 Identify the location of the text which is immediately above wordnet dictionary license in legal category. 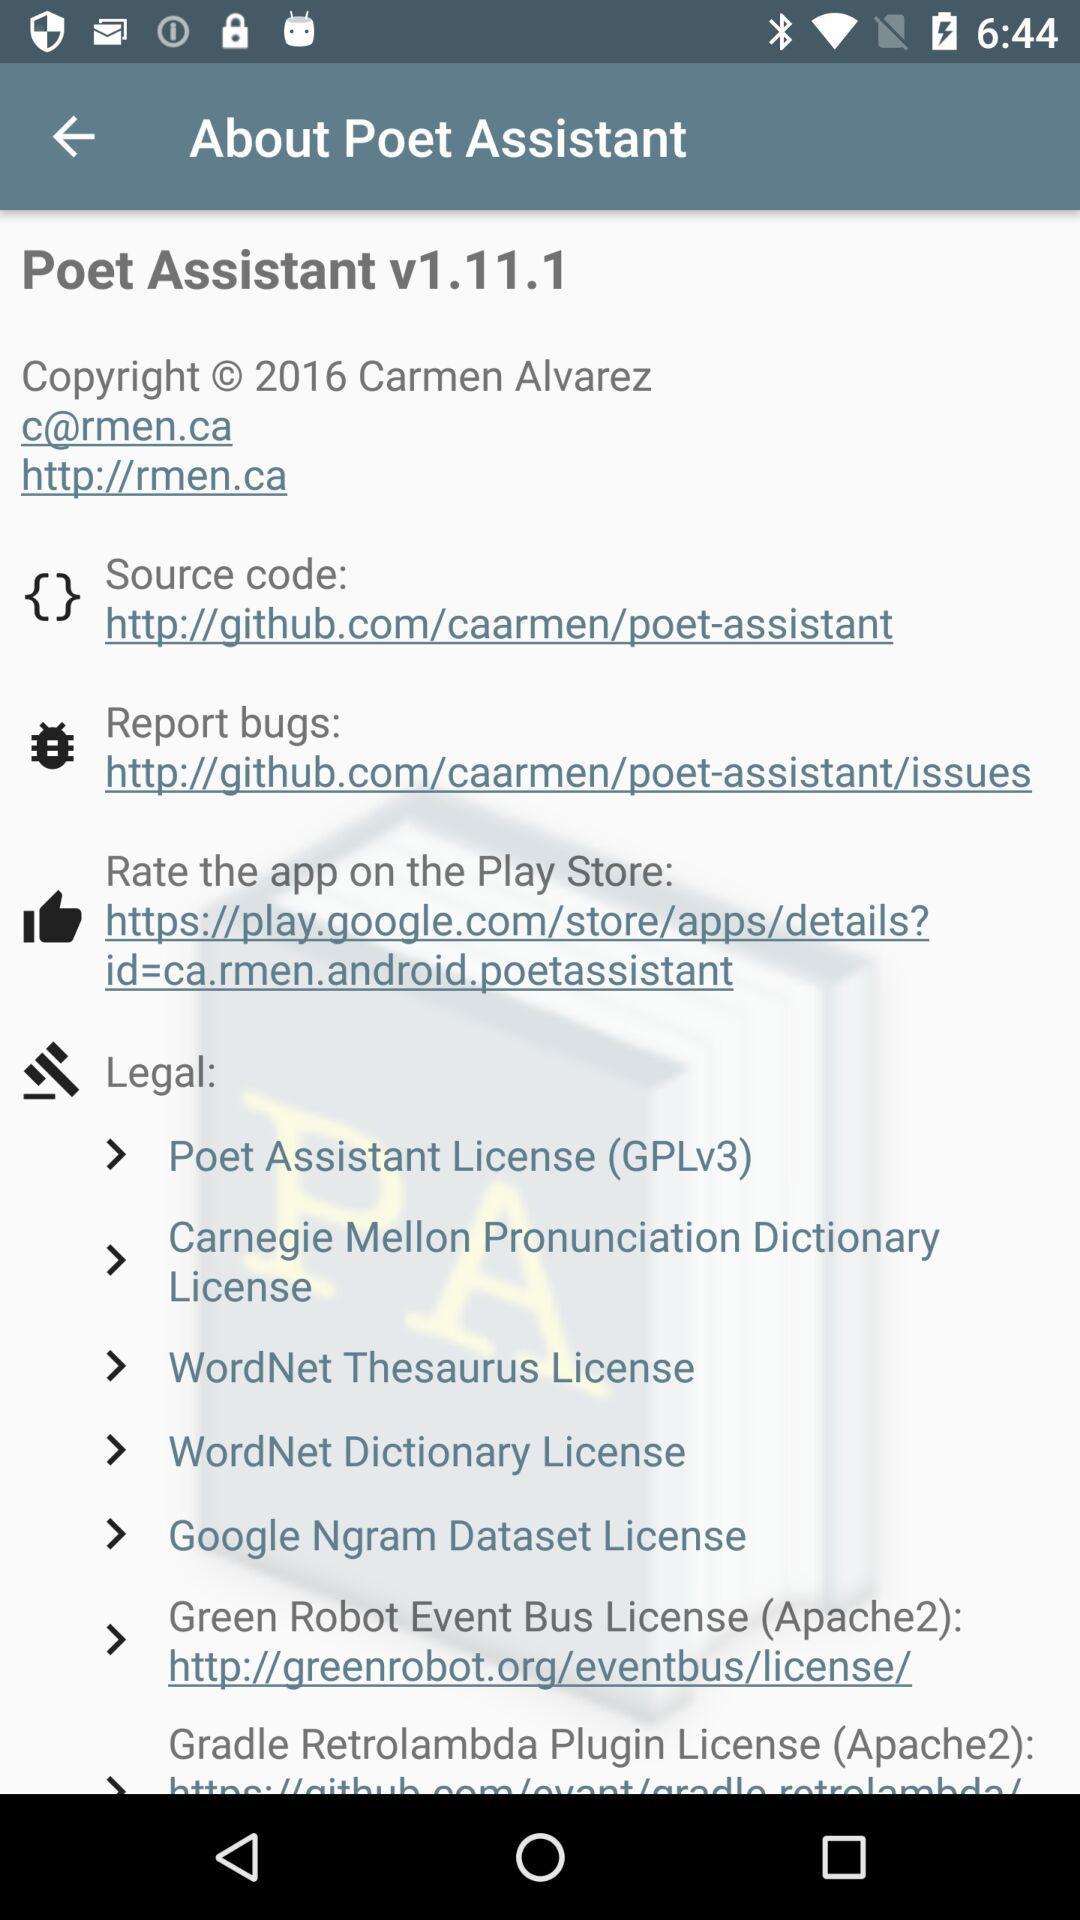
(389, 1364).